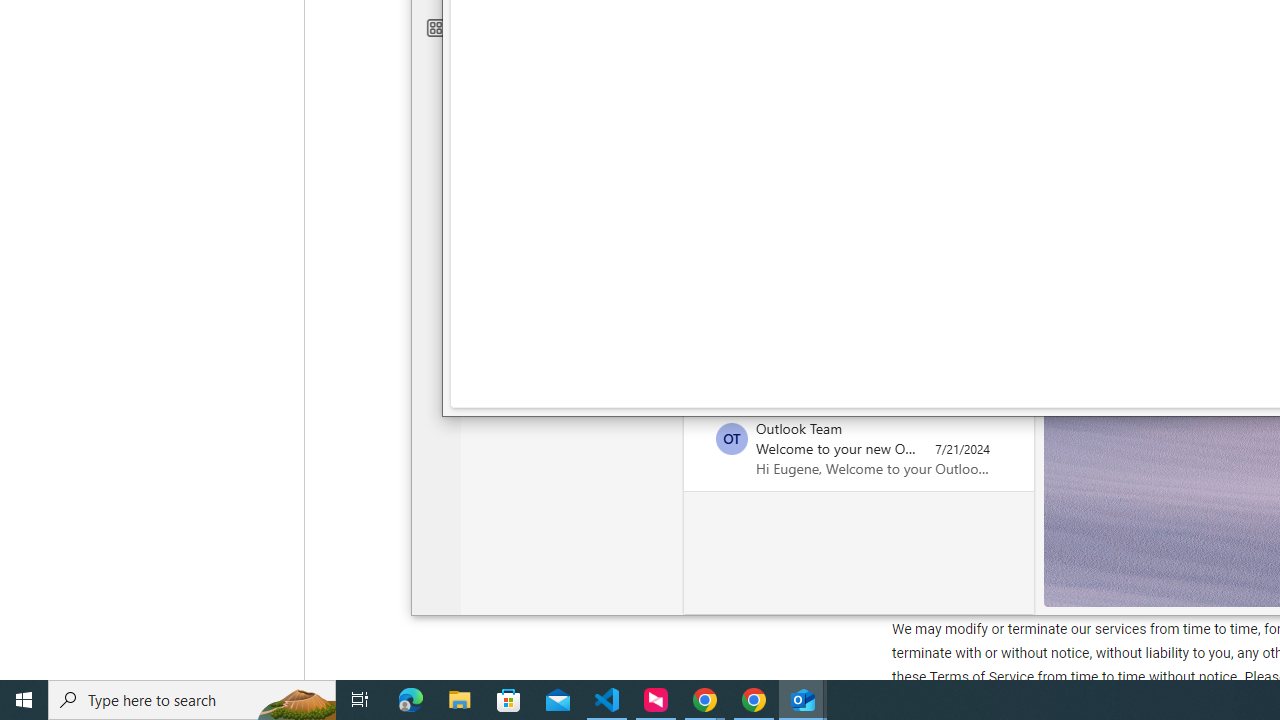  I want to click on 'File Explorer', so click(459, 698).